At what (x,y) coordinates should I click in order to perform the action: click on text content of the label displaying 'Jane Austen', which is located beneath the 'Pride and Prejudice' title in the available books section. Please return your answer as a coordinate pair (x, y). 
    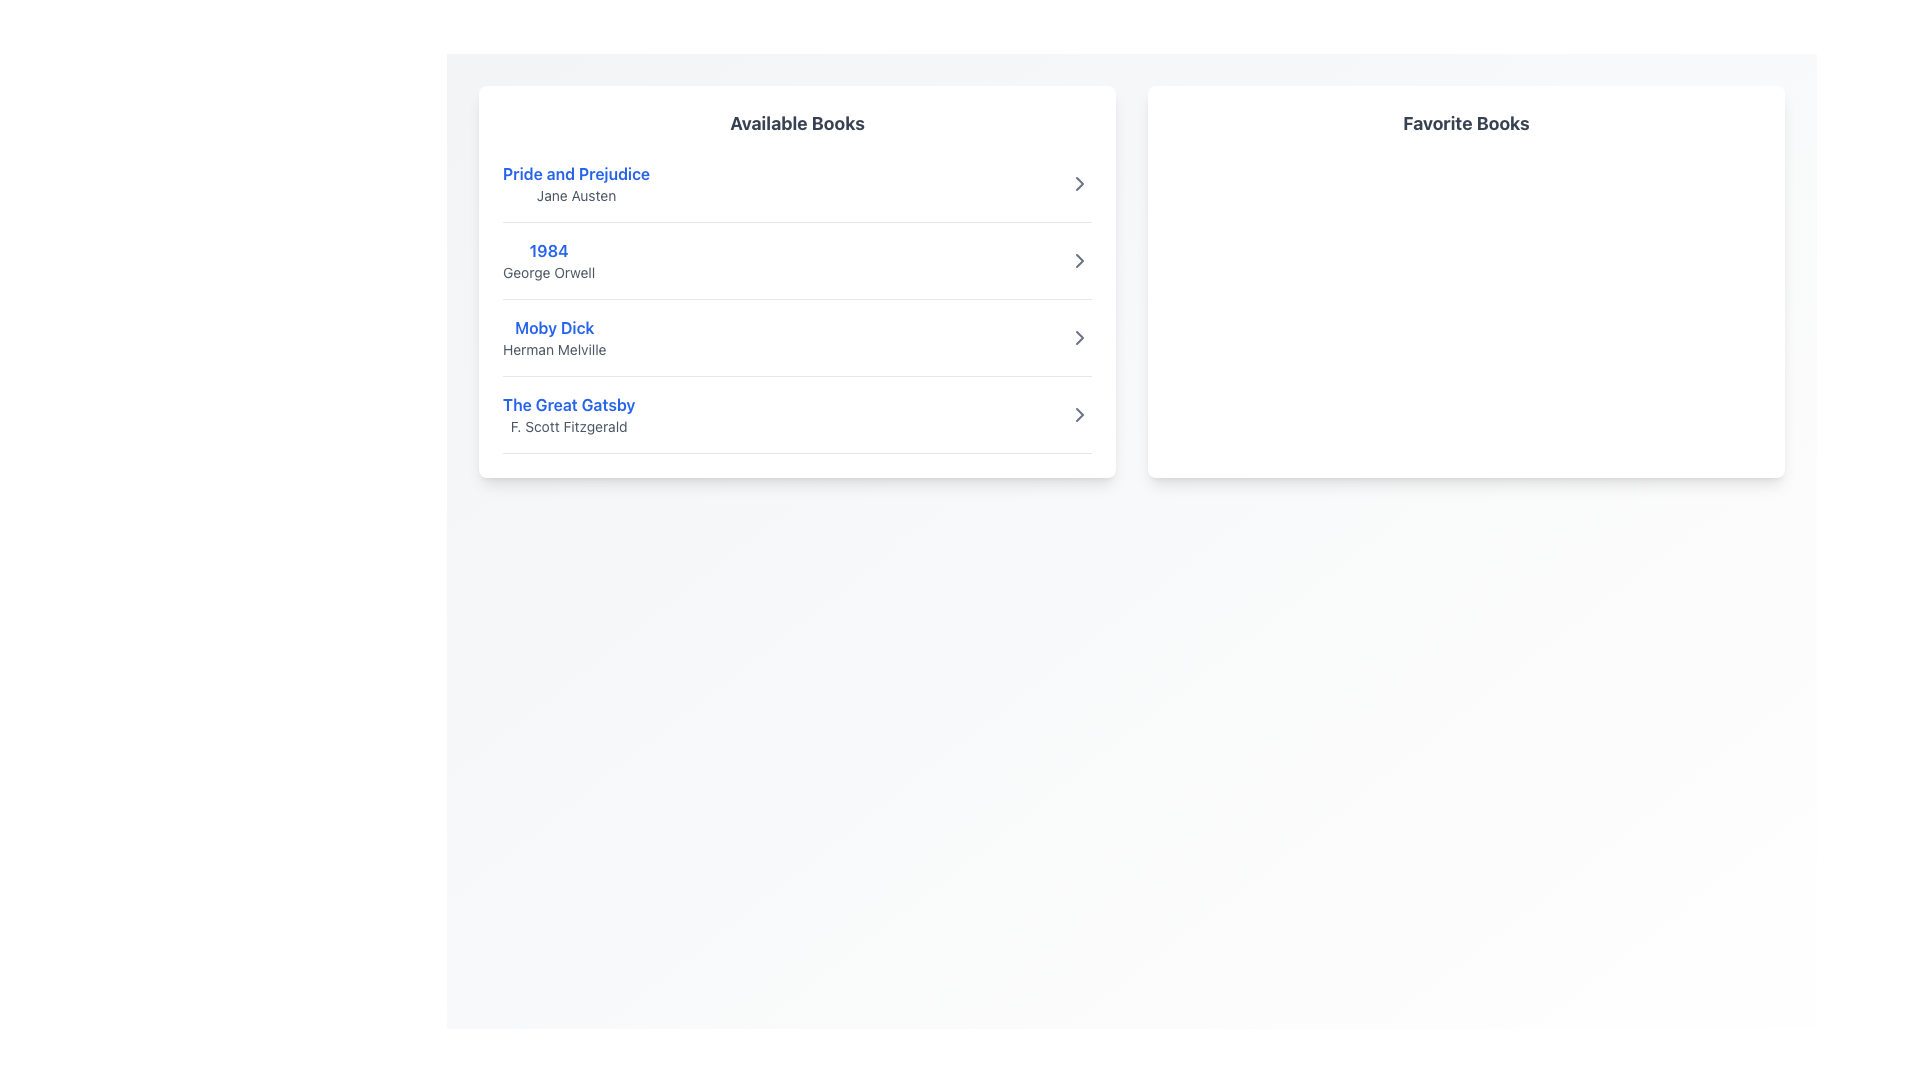
    Looking at the image, I should click on (575, 196).